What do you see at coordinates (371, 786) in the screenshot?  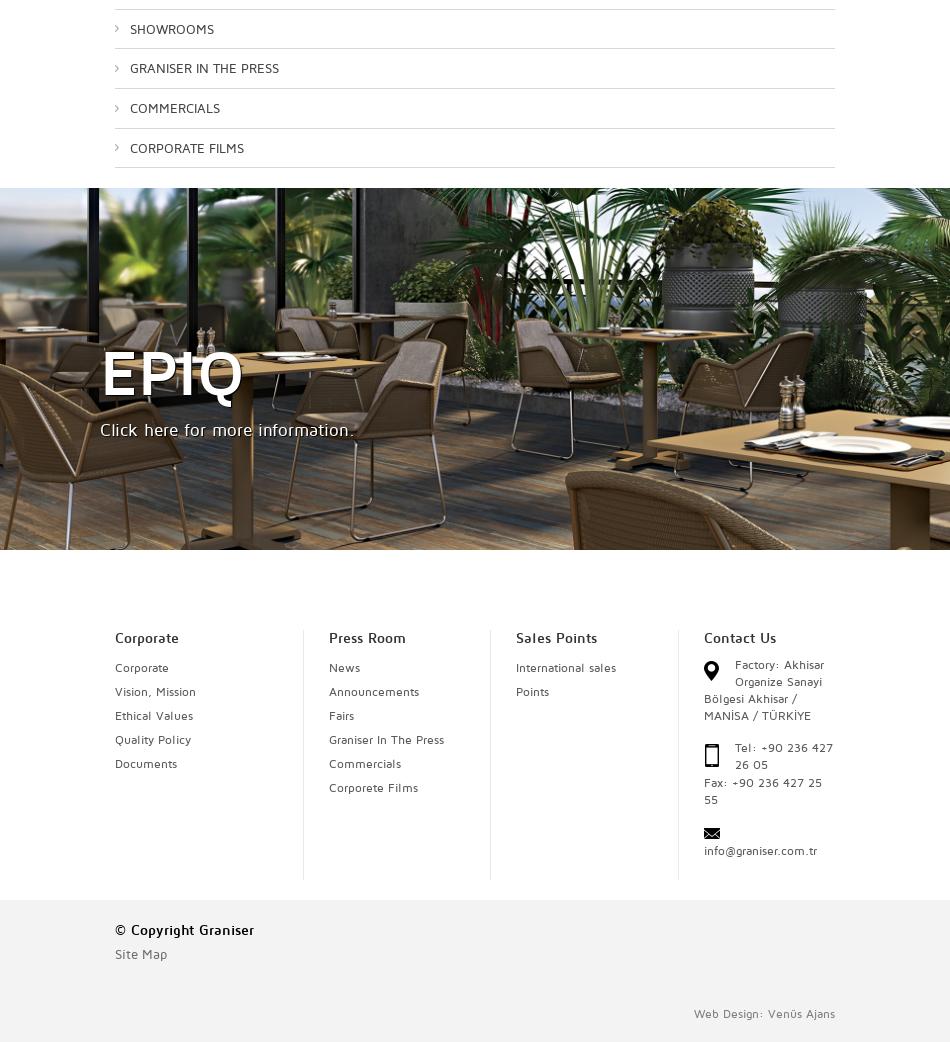 I see `'Corporete Films'` at bounding box center [371, 786].